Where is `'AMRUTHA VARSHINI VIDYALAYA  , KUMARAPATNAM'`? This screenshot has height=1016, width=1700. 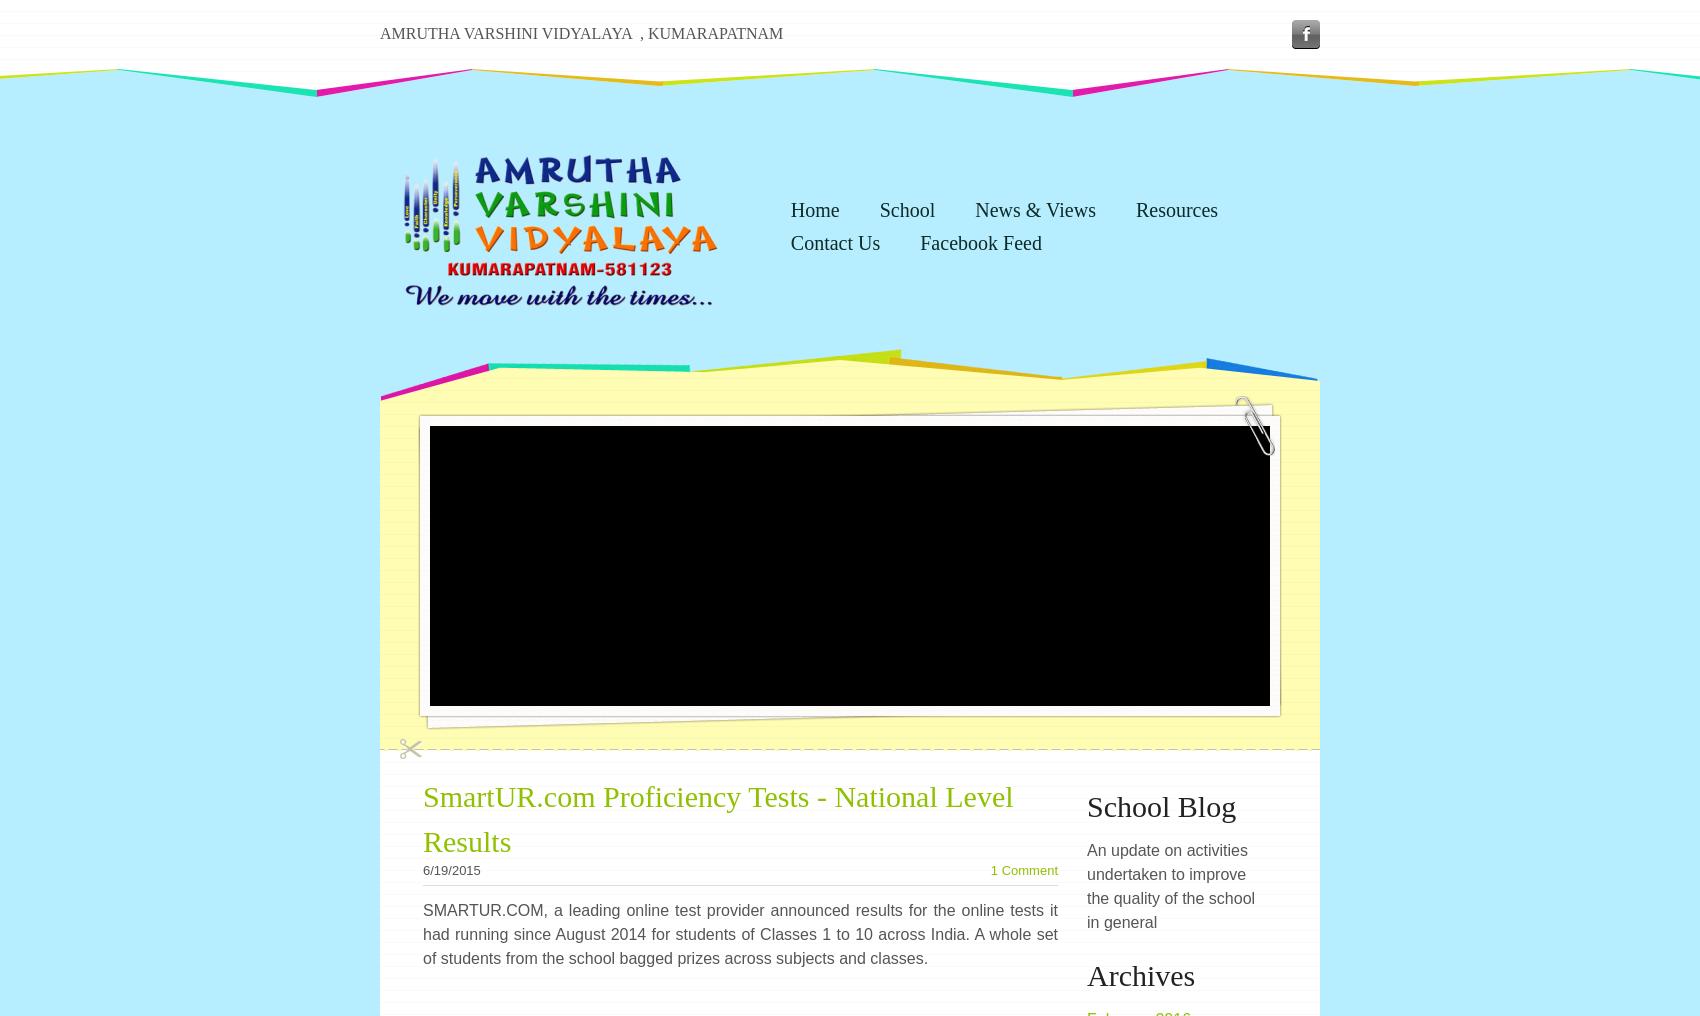 'AMRUTHA VARSHINI VIDYALAYA  , KUMARAPATNAM' is located at coordinates (580, 32).